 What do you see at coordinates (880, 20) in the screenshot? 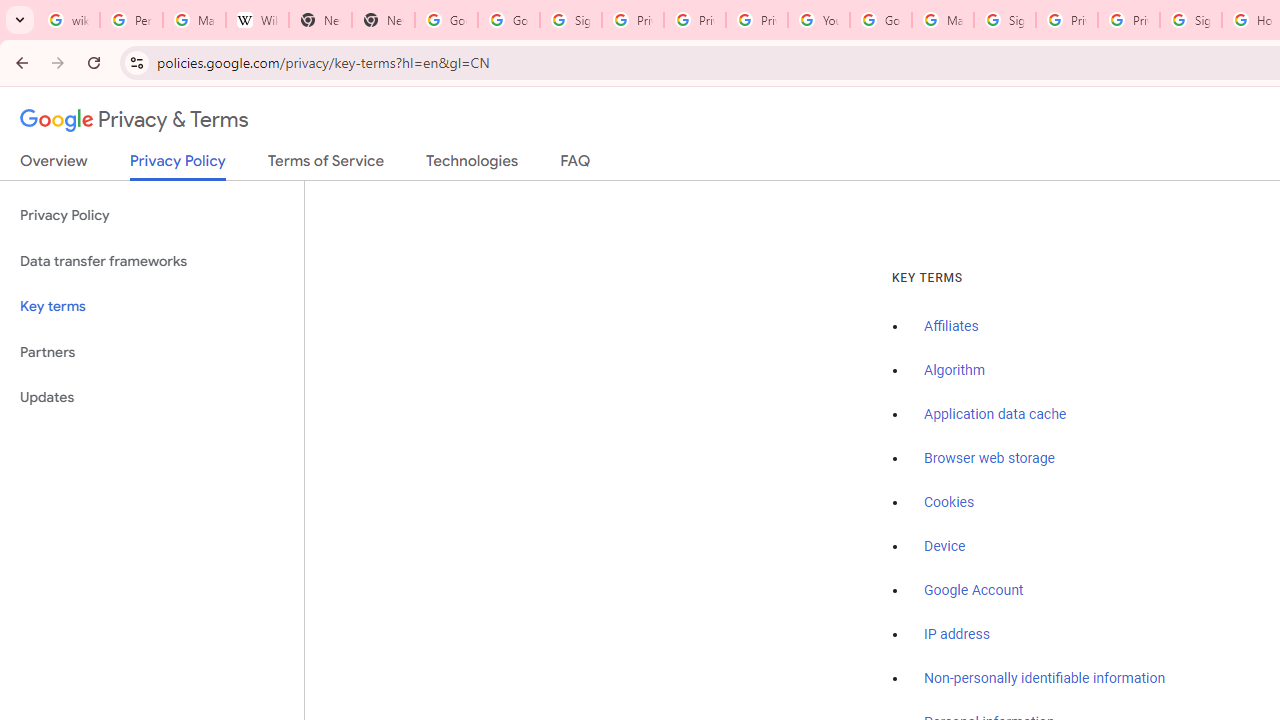
I see `'Google Account Help'` at bounding box center [880, 20].